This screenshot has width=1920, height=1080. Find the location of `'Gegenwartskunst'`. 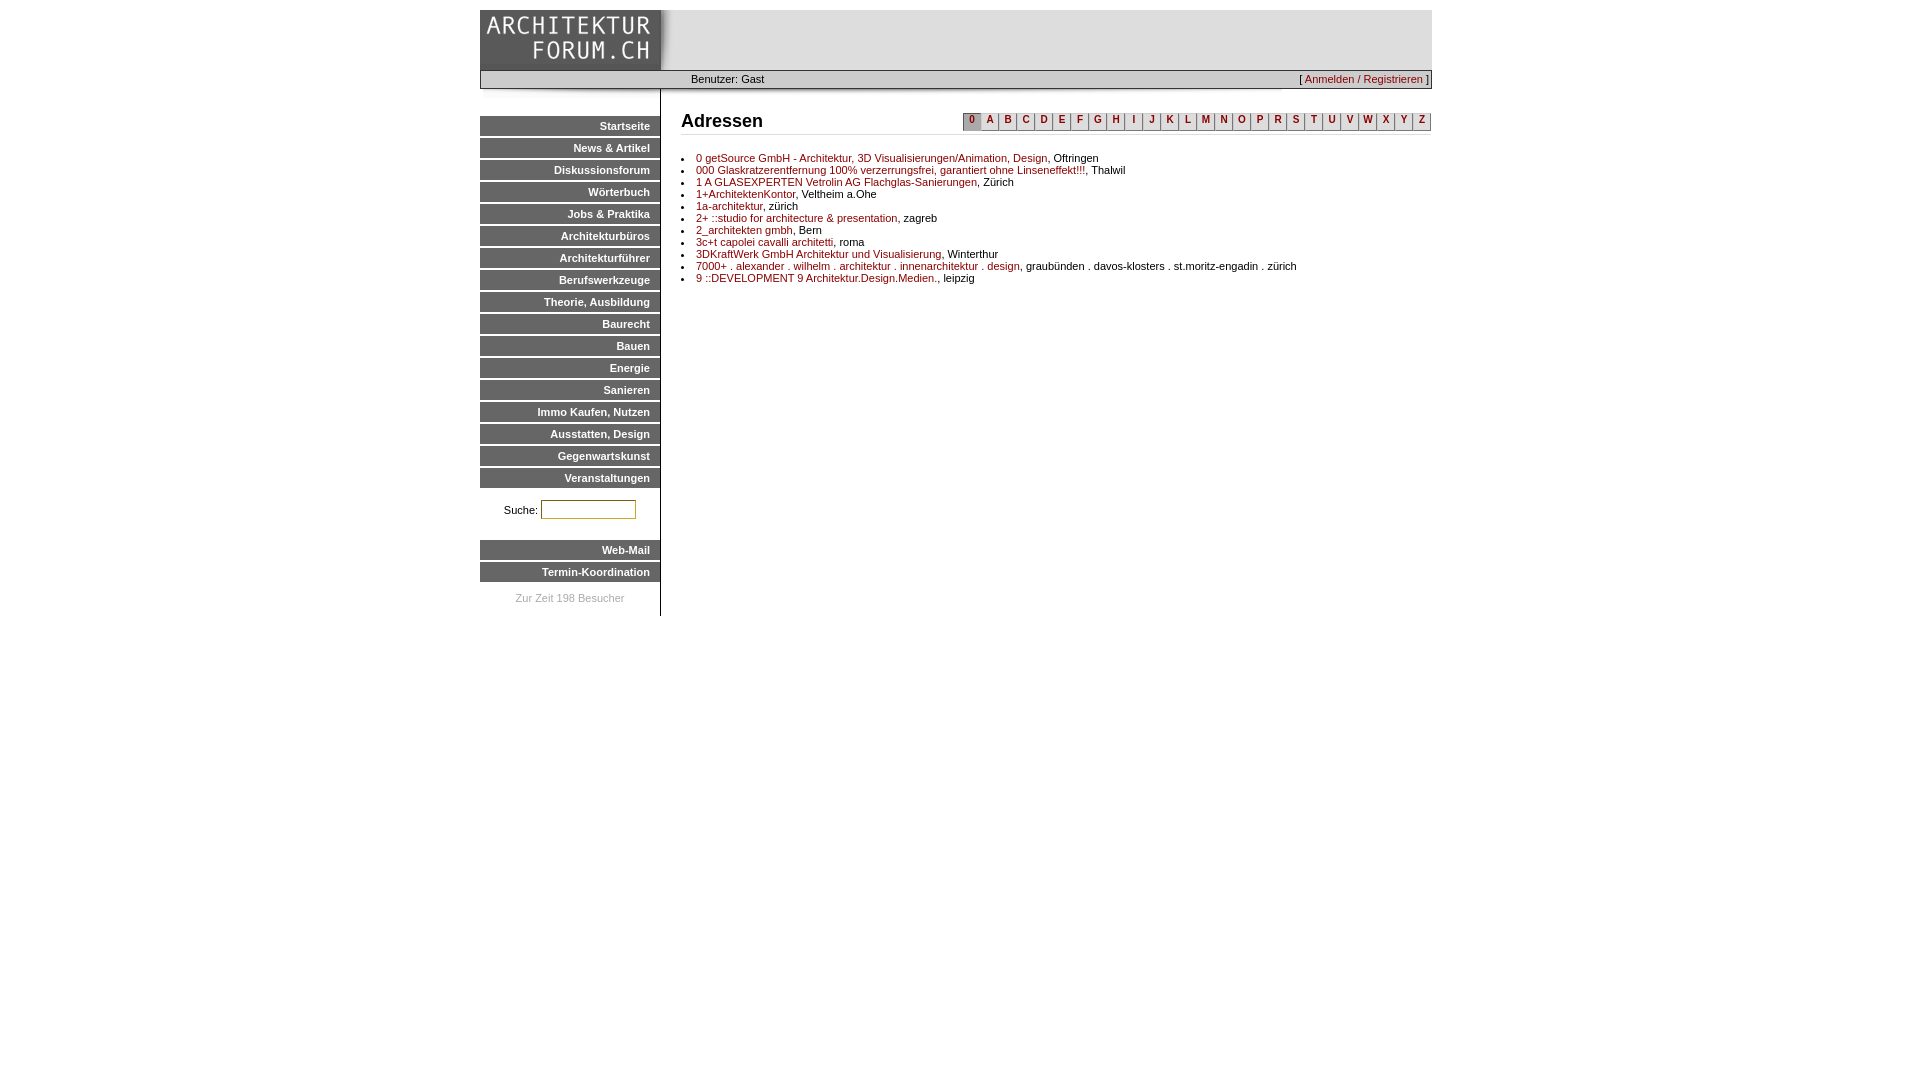

'Gegenwartskunst' is located at coordinates (480, 455).